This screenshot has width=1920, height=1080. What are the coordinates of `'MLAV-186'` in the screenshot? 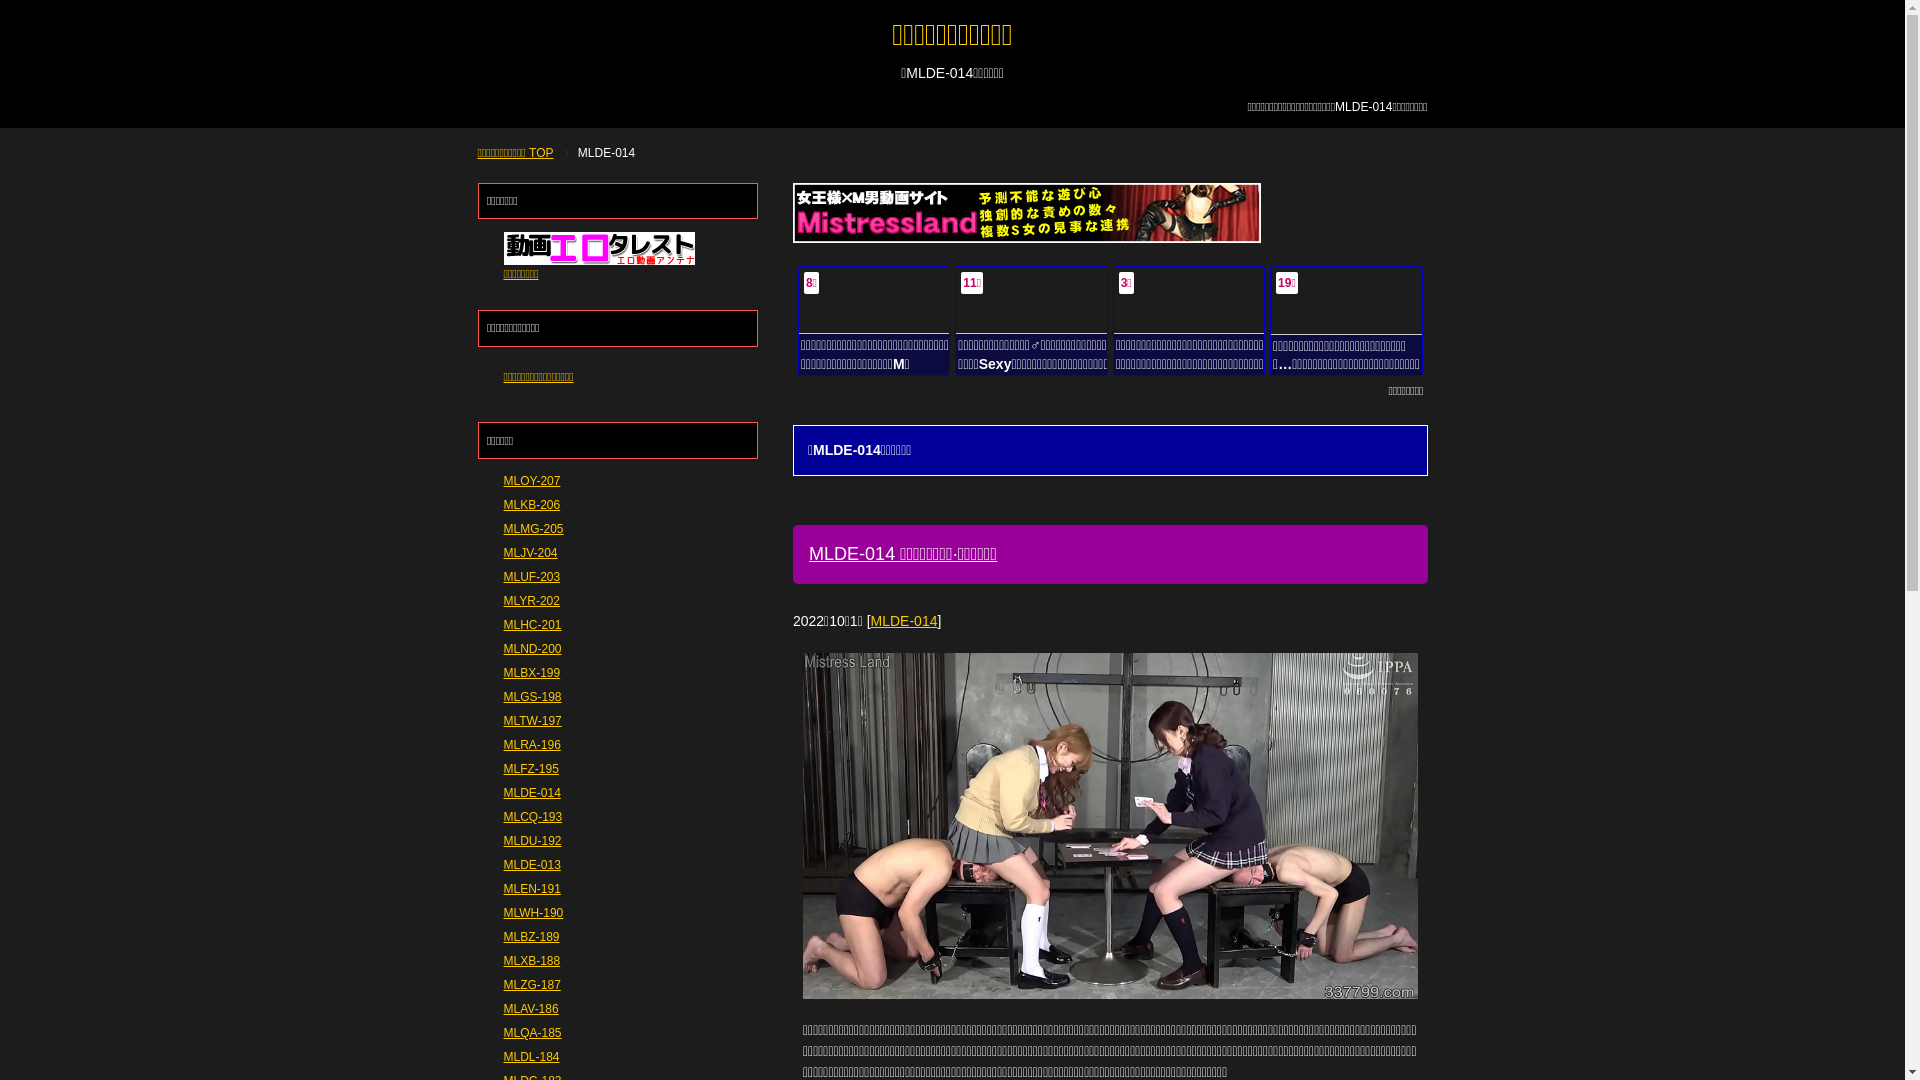 It's located at (504, 1009).